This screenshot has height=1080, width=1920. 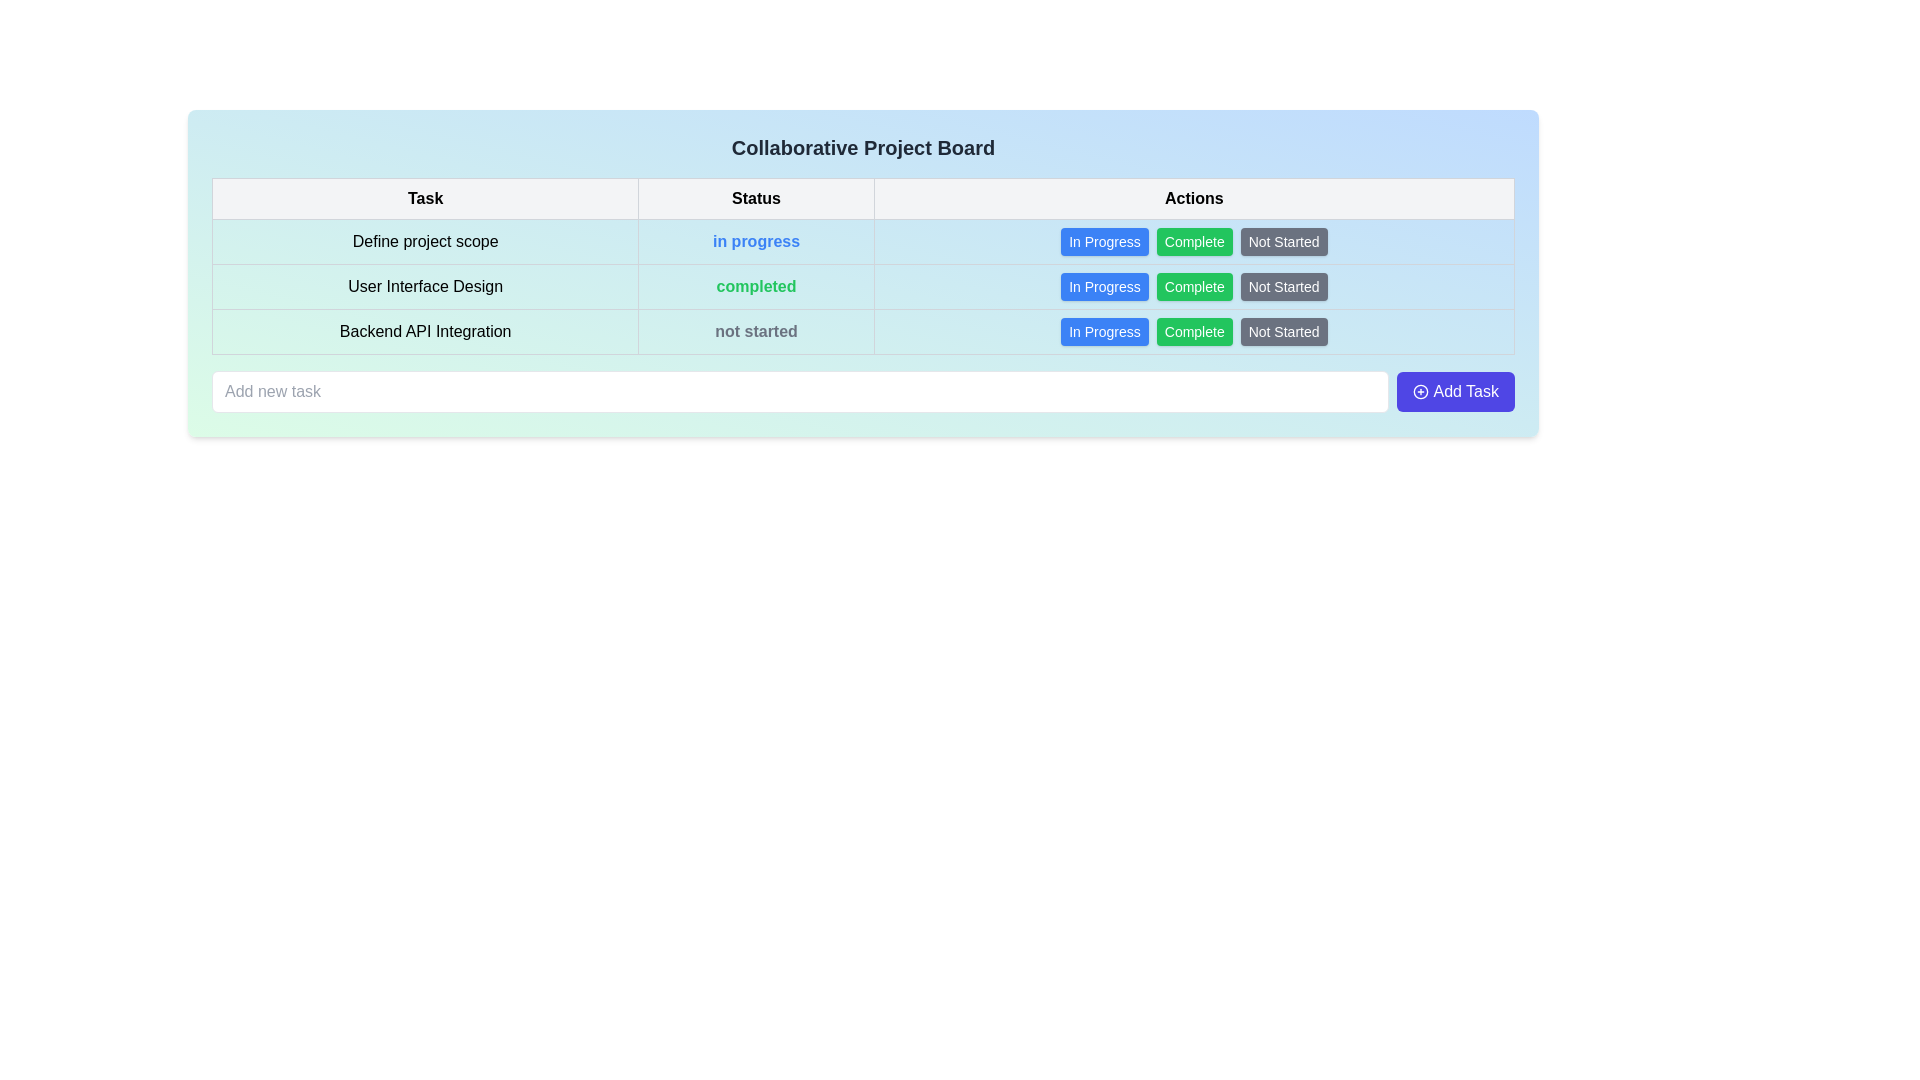 I want to click on the second button in a horizontal row of three under the 'Actions' column in the last row of the table to mark the task as complete, so click(x=1194, y=330).